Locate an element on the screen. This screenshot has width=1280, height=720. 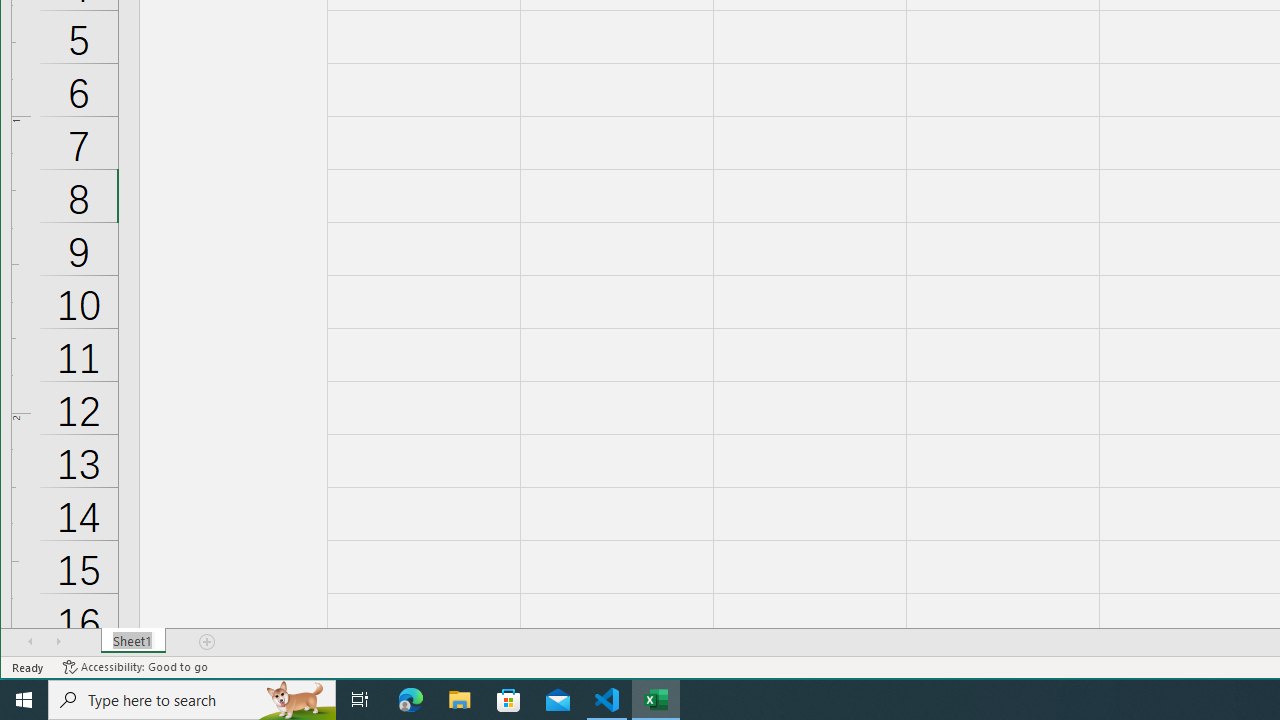
'File Explorer' is located at coordinates (459, 698).